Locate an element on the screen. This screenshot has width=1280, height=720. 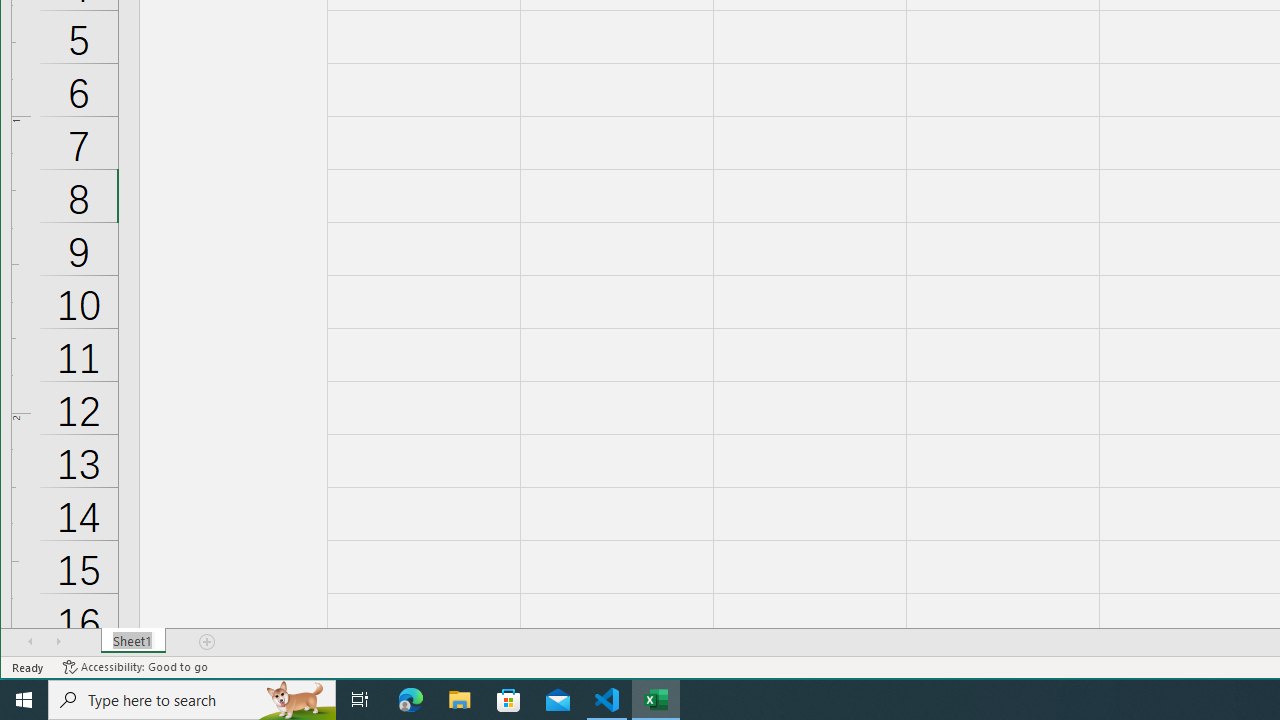
'File Explorer' is located at coordinates (459, 698).